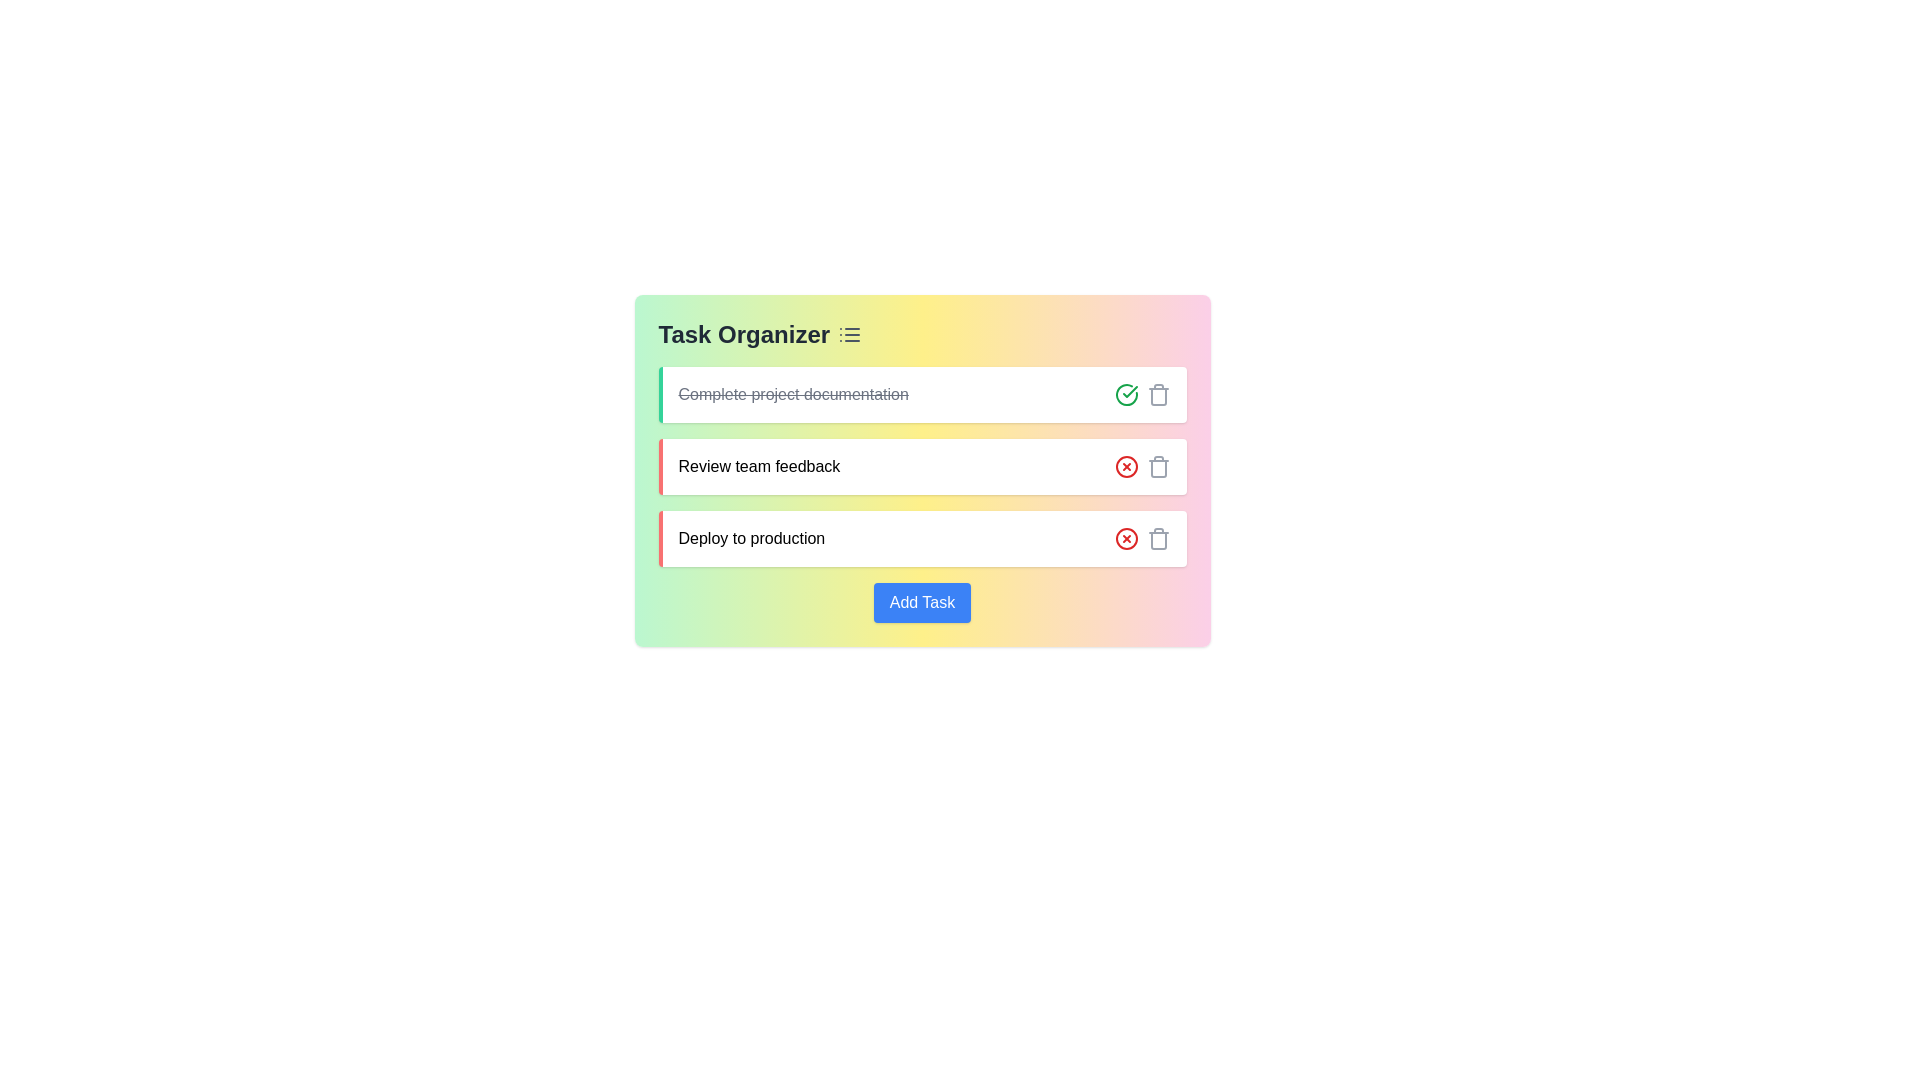  Describe the element at coordinates (1126, 466) in the screenshot. I see `the cancel button located to the right of the text 'Review team feedback'` at that location.